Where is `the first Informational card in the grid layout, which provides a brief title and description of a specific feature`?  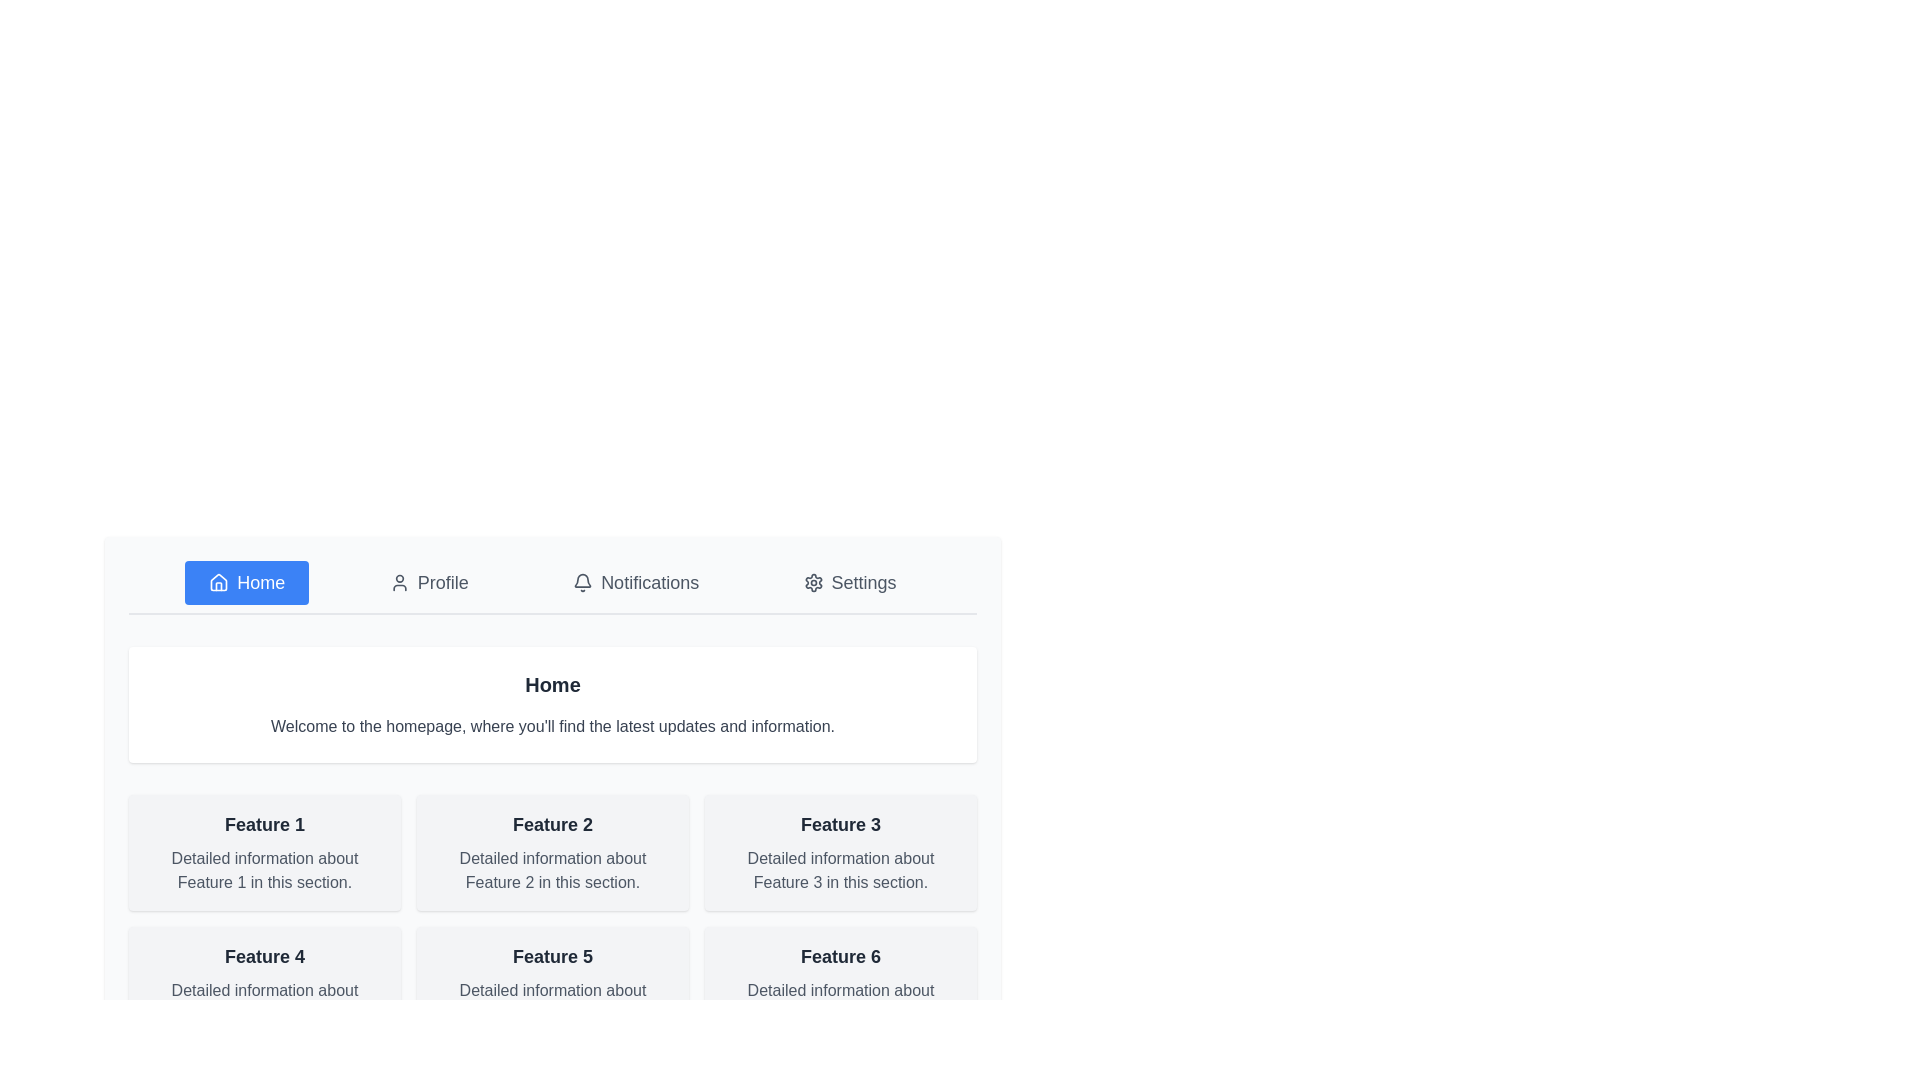 the first Informational card in the grid layout, which provides a brief title and description of a specific feature is located at coordinates (263, 852).